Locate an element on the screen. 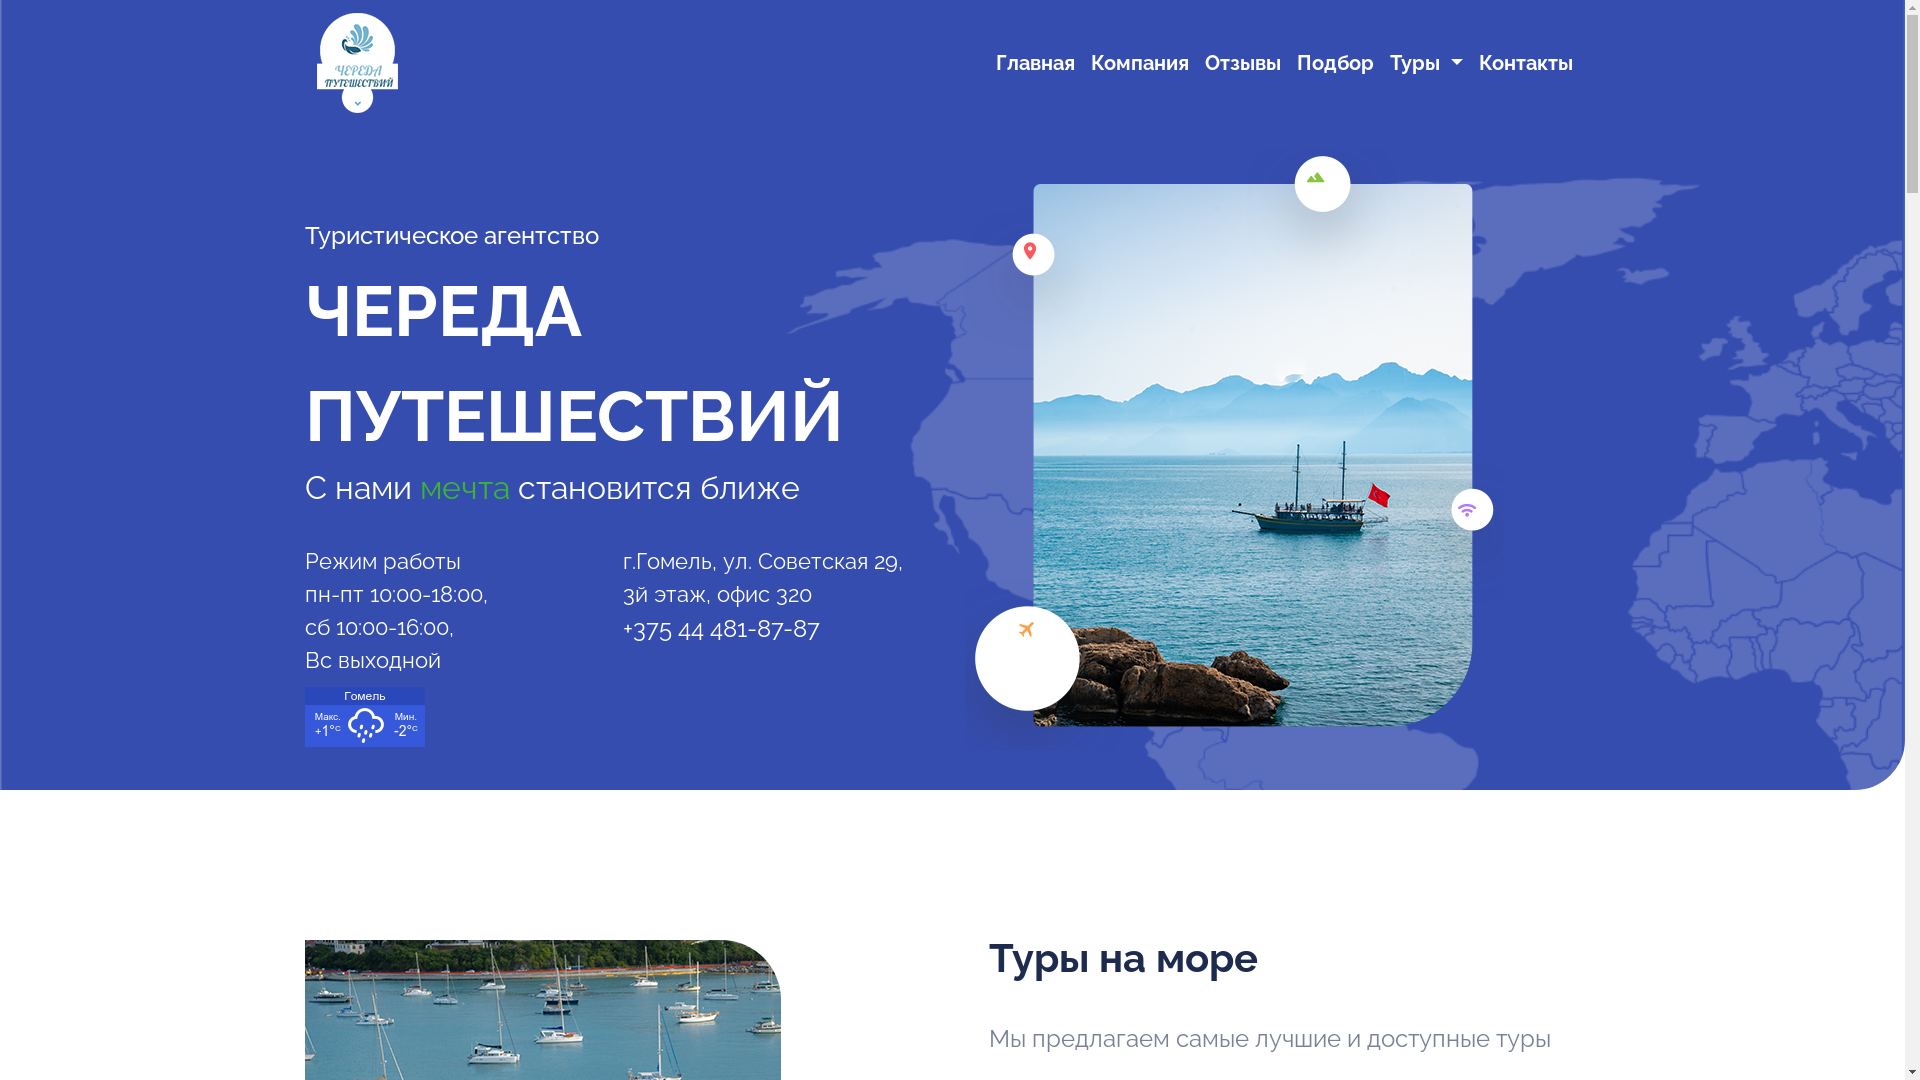  '+375 44 481-87-87' is located at coordinates (720, 627).